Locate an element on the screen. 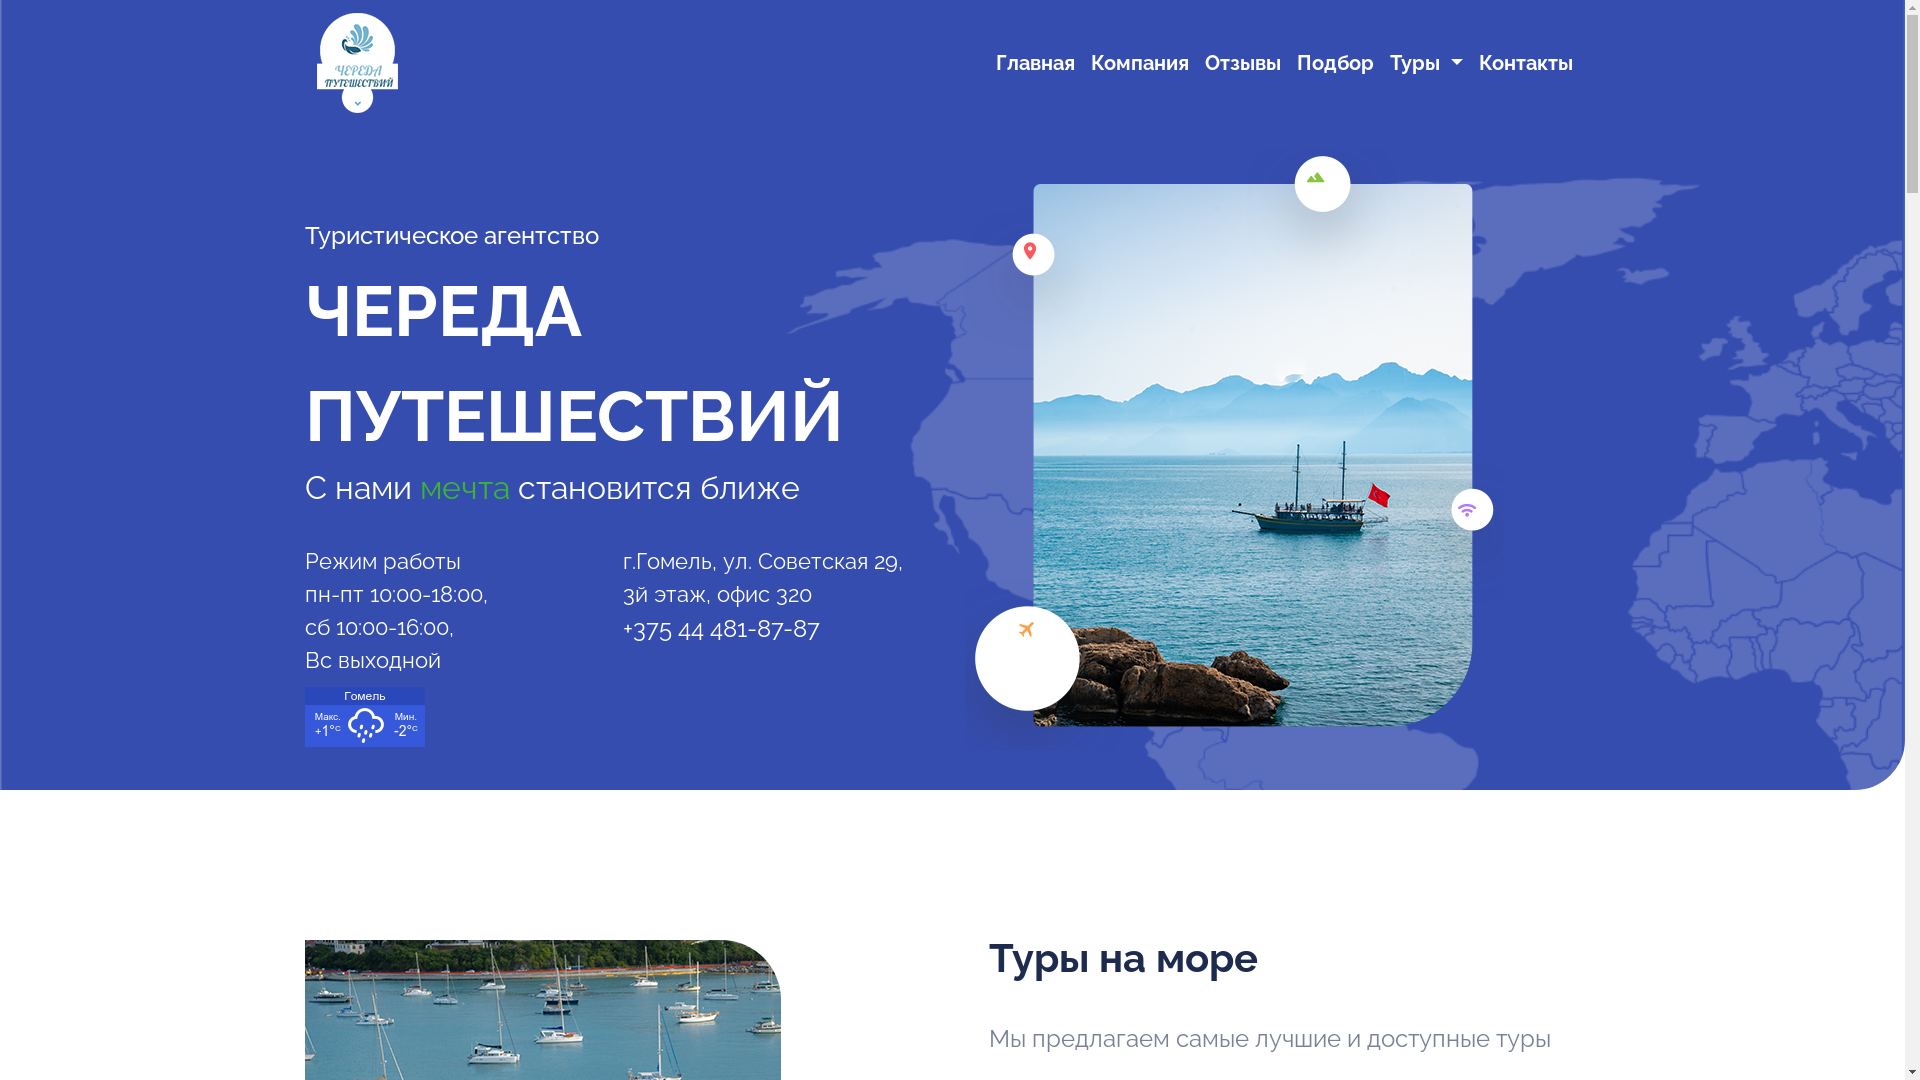  '+375 44 481-87-87' is located at coordinates (720, 627).